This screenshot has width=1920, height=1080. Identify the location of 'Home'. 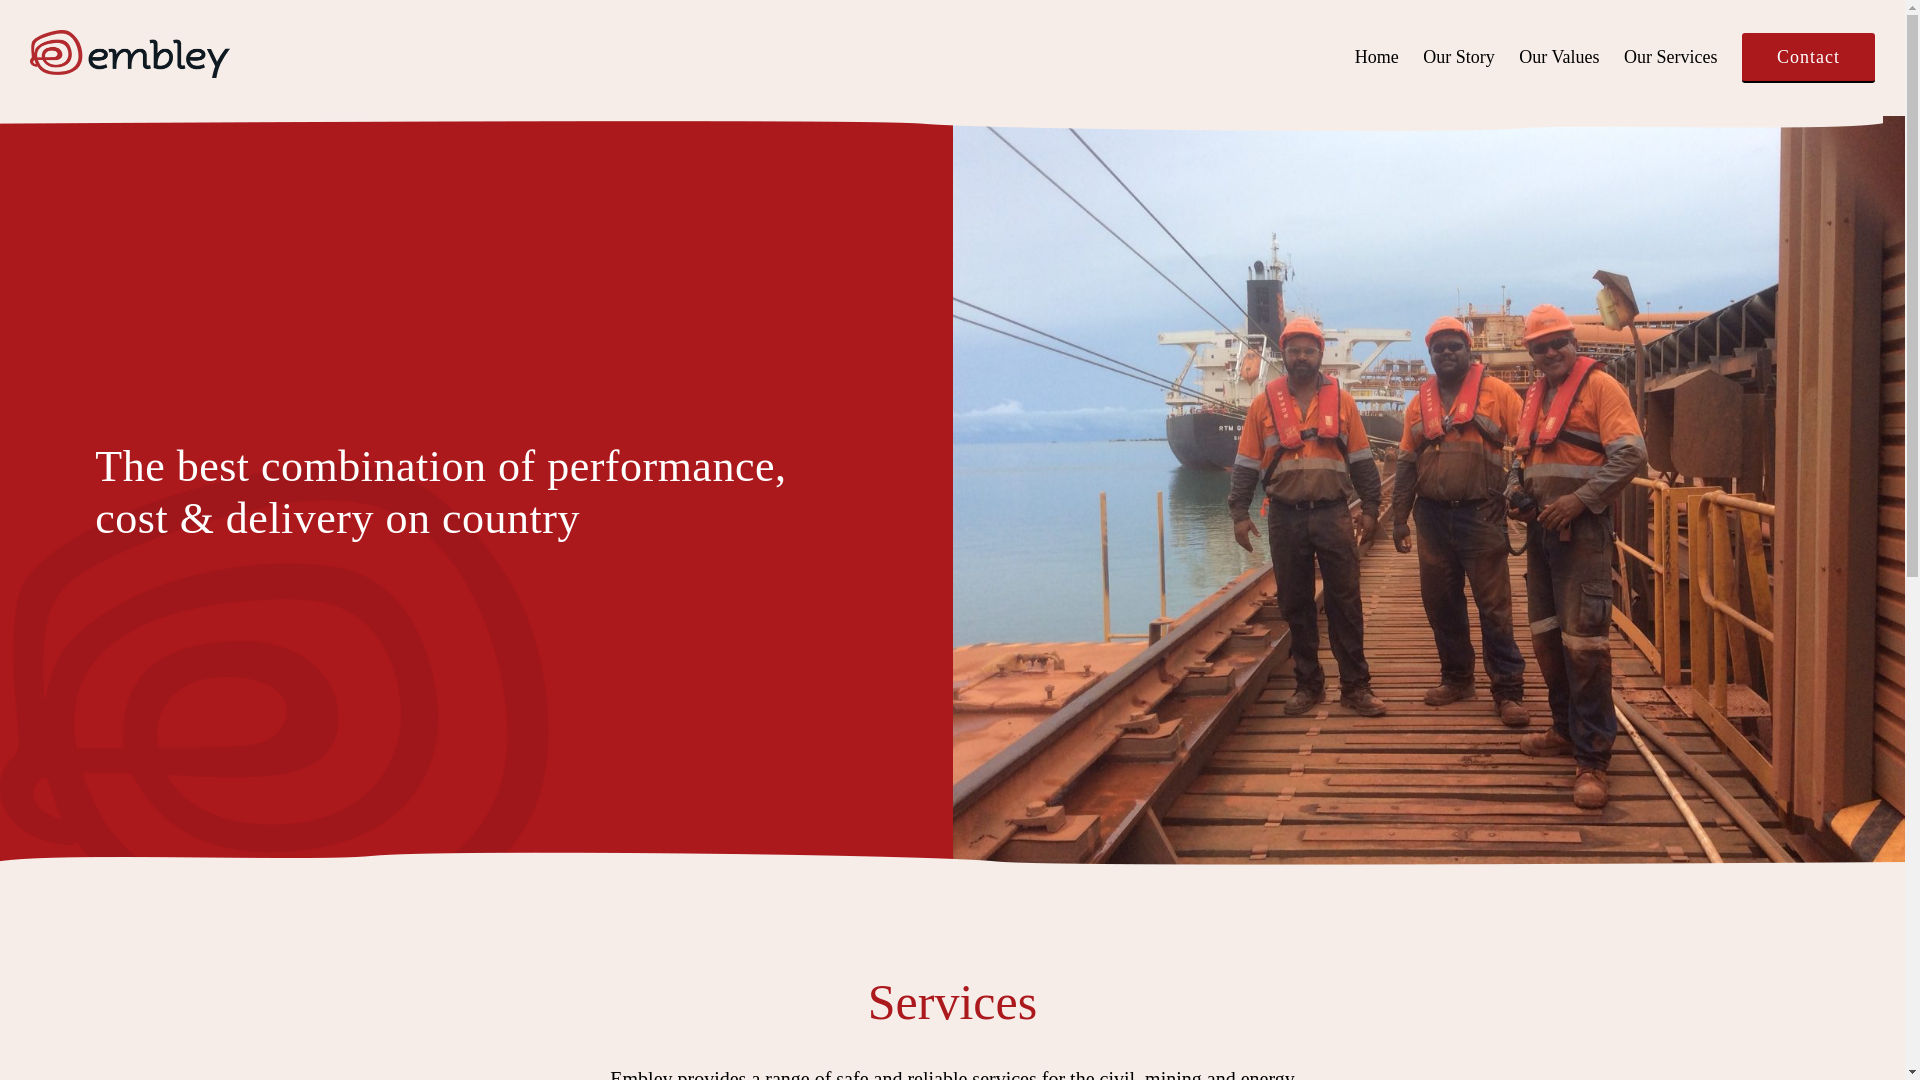
(1376, 56).